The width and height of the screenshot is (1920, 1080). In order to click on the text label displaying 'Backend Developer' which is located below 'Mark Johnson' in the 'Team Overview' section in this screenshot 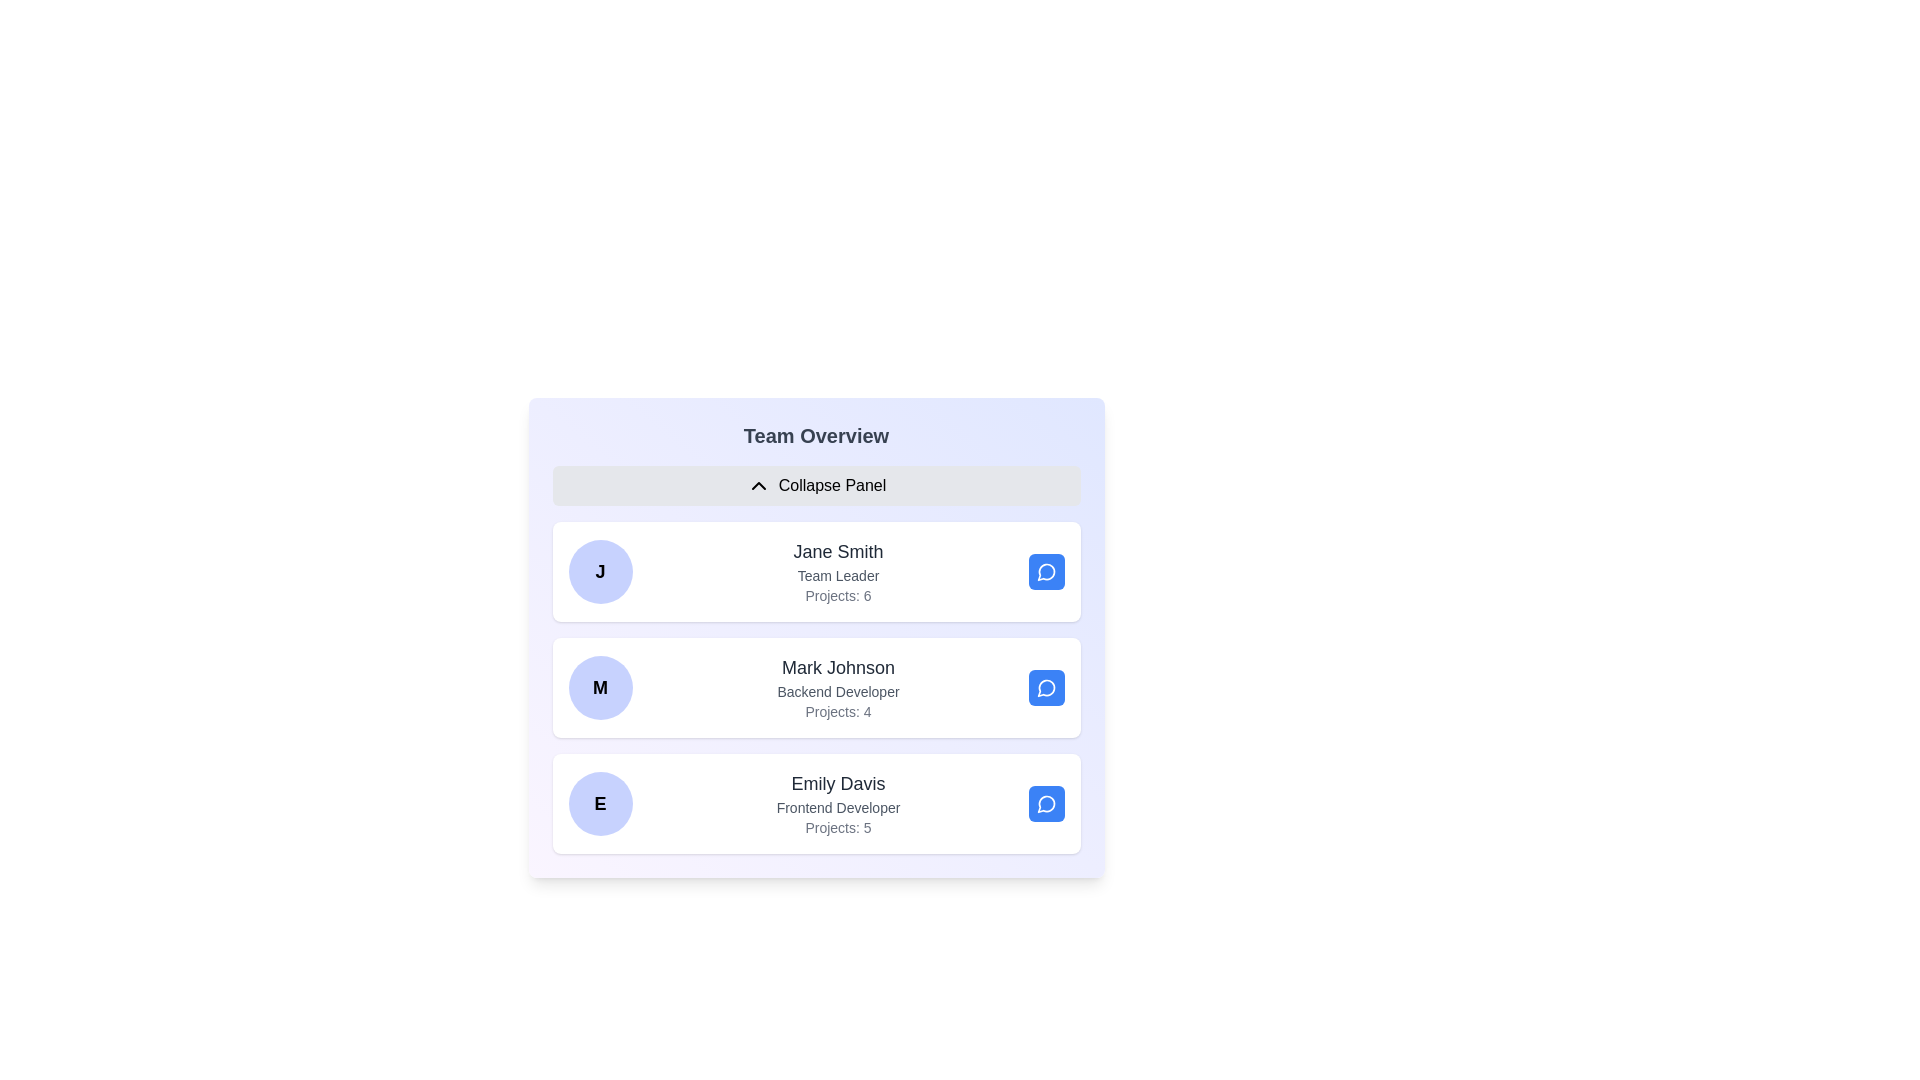, I will do `click(838, 690)`.